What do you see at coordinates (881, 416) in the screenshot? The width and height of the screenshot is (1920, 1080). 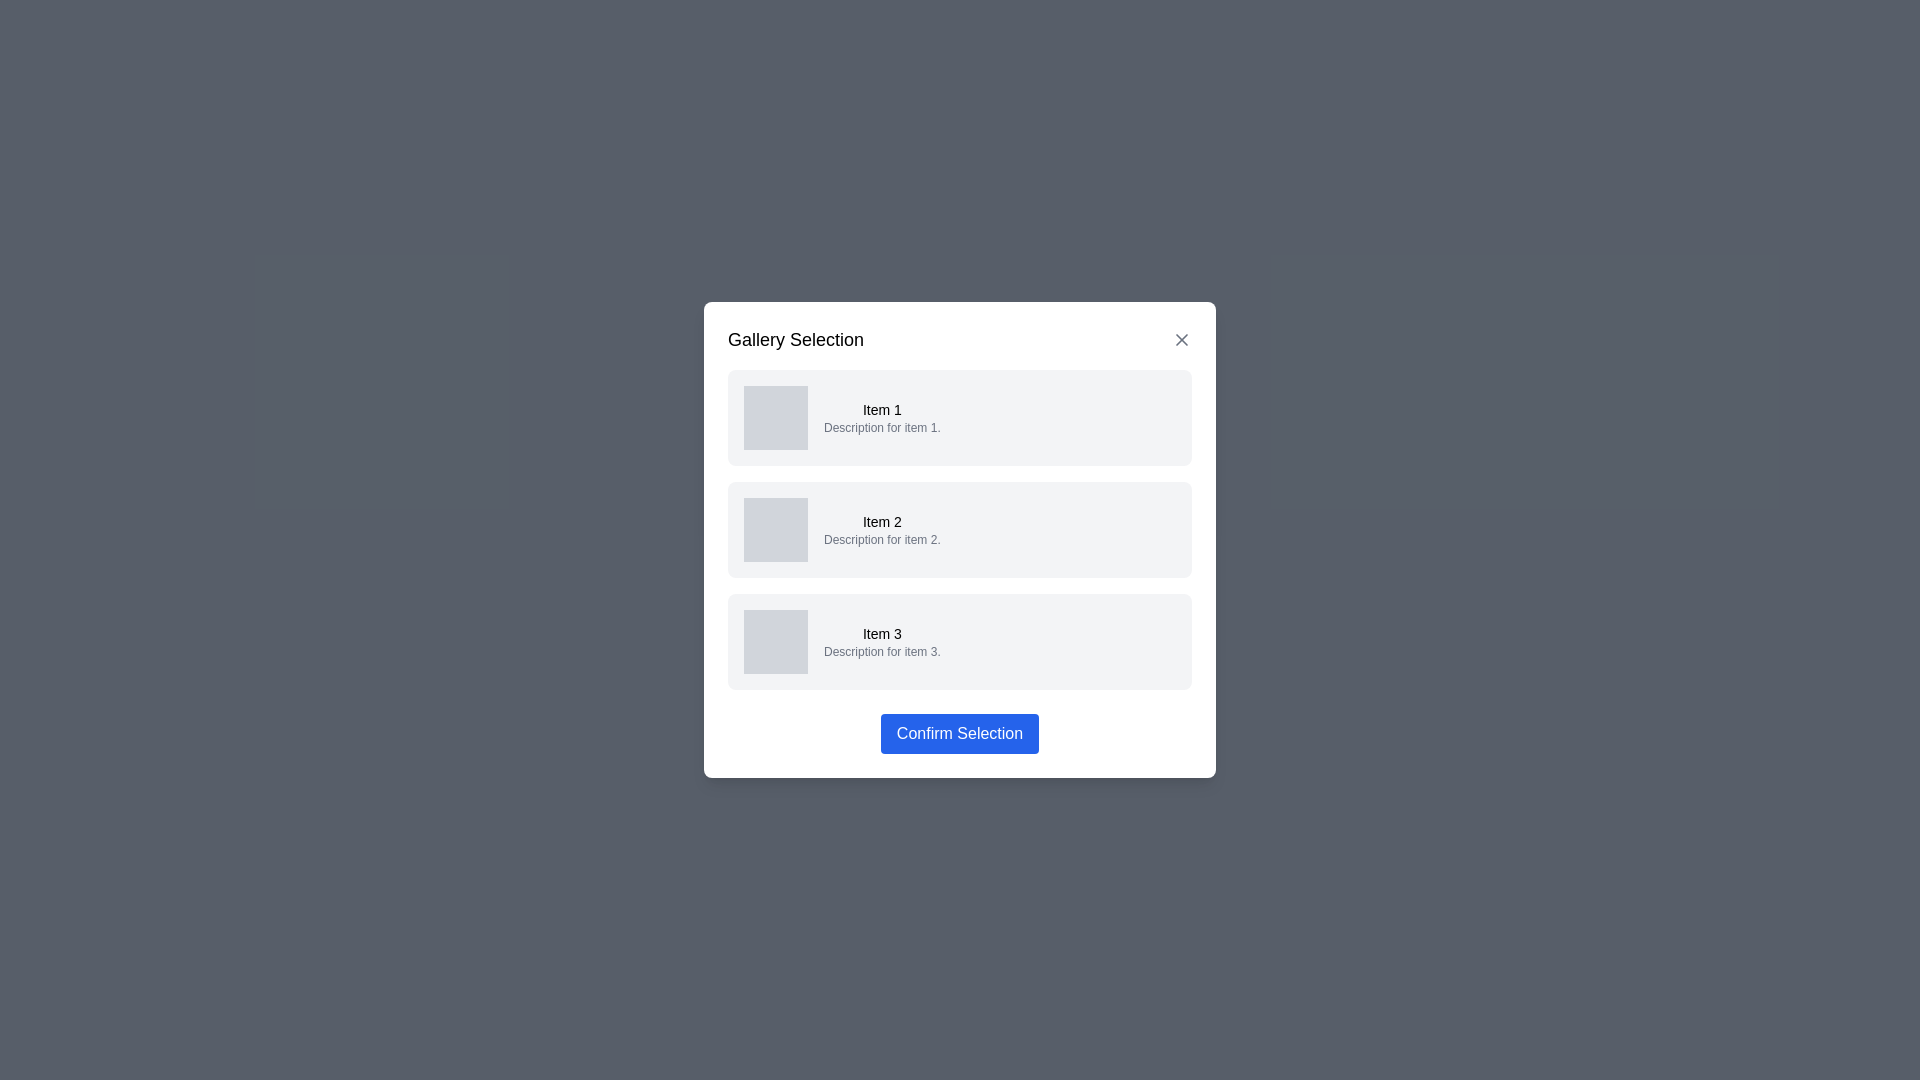 I see `the first list item in the modal dialog box, which contains a bold 'Item 1' and a smaller gray 'Description for item 1'` at bounding box center [881, 416].